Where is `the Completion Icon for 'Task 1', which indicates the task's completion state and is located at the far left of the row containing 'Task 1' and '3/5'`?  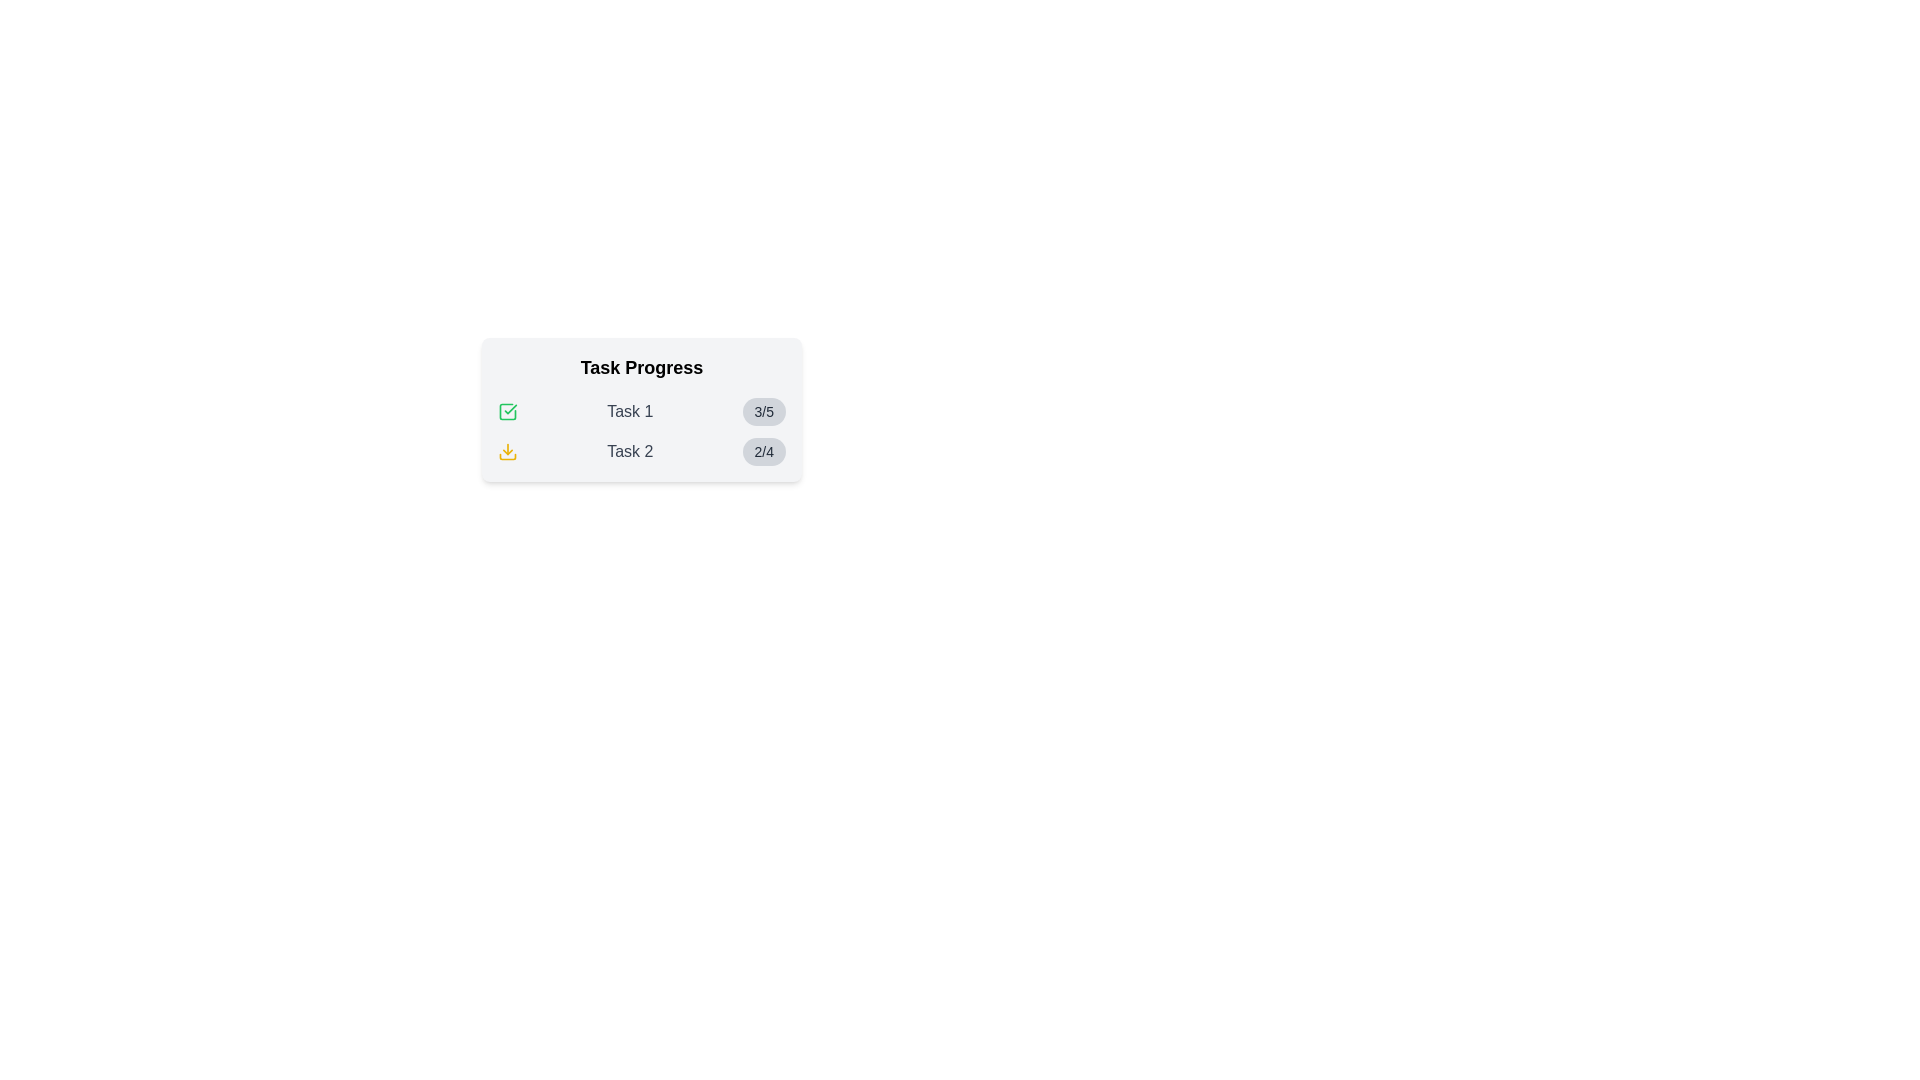 the Completion Icon for 'Task 1', which indicates the task's completion state and is located at the far left of the row containing 'Task 1' and '3/5' is located at coordinates (508, 411).